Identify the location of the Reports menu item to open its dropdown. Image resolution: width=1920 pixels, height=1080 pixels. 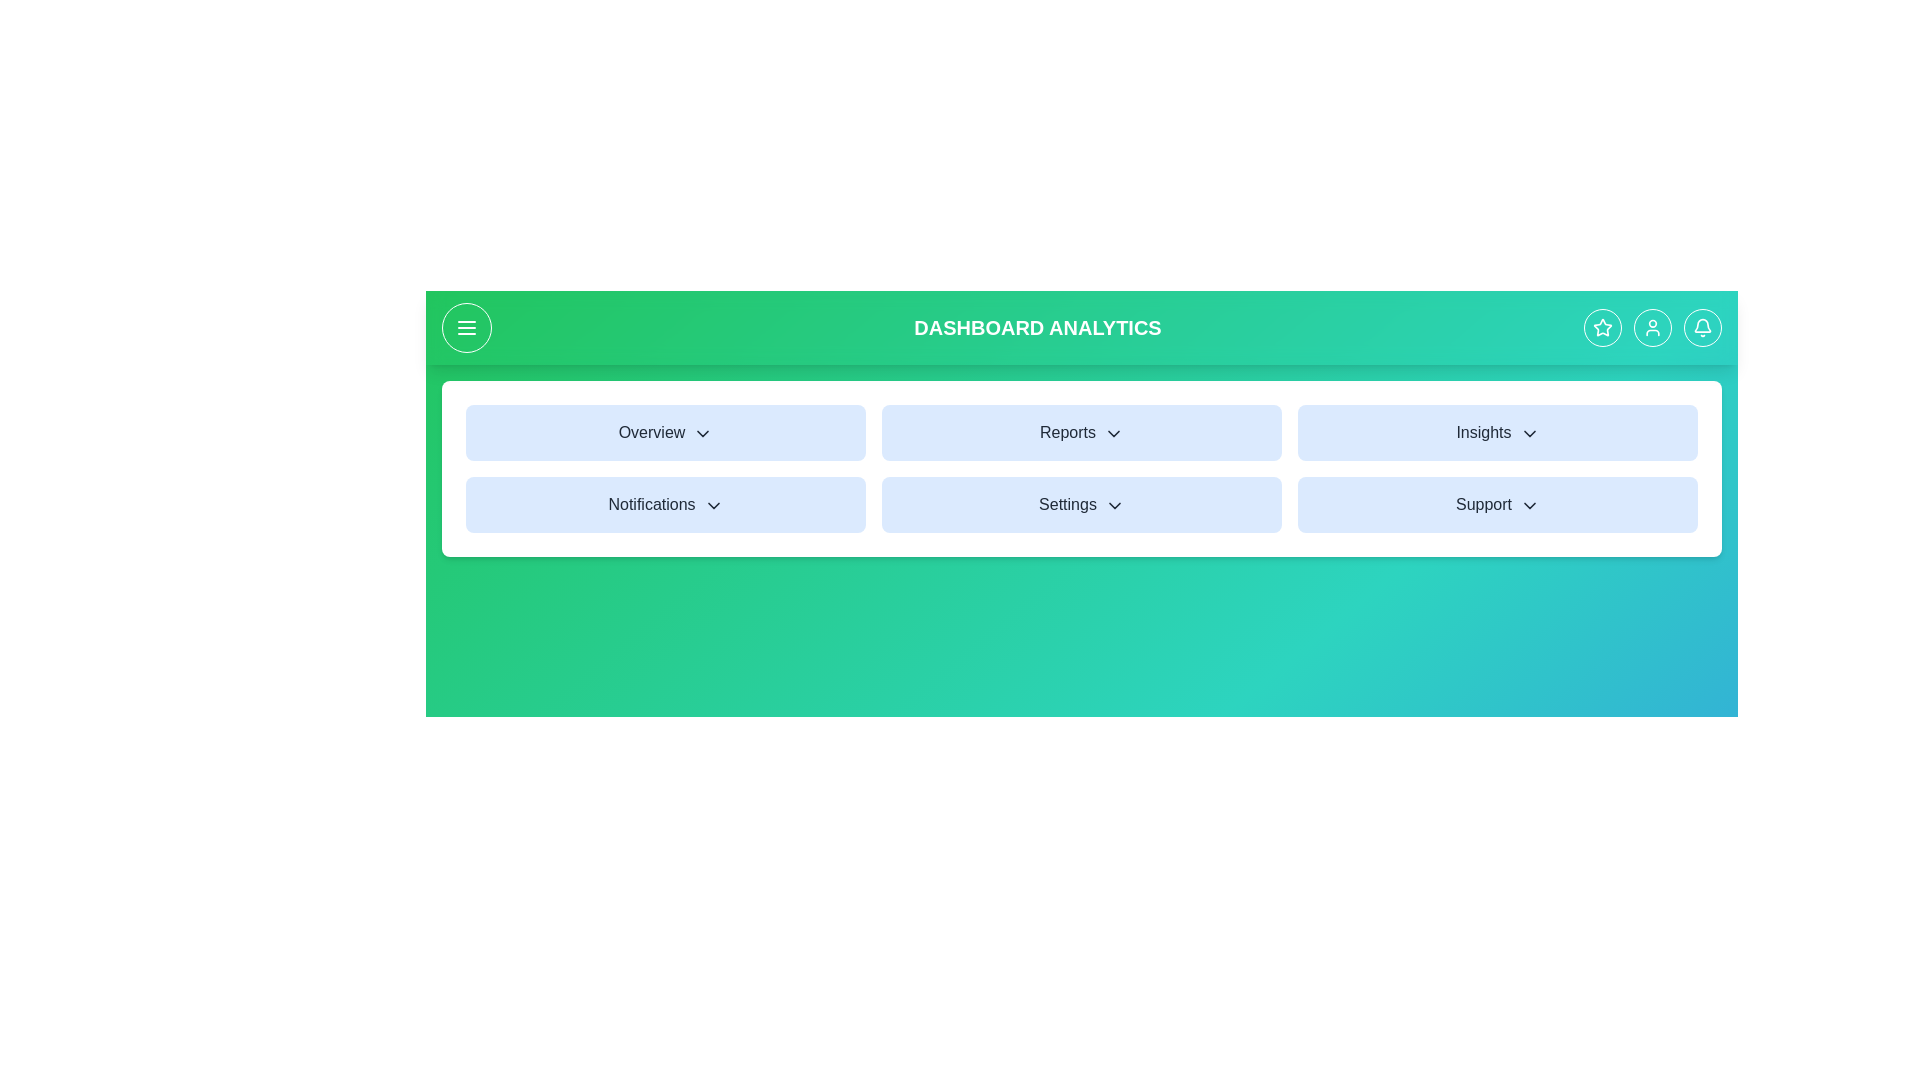
(1080, 431).